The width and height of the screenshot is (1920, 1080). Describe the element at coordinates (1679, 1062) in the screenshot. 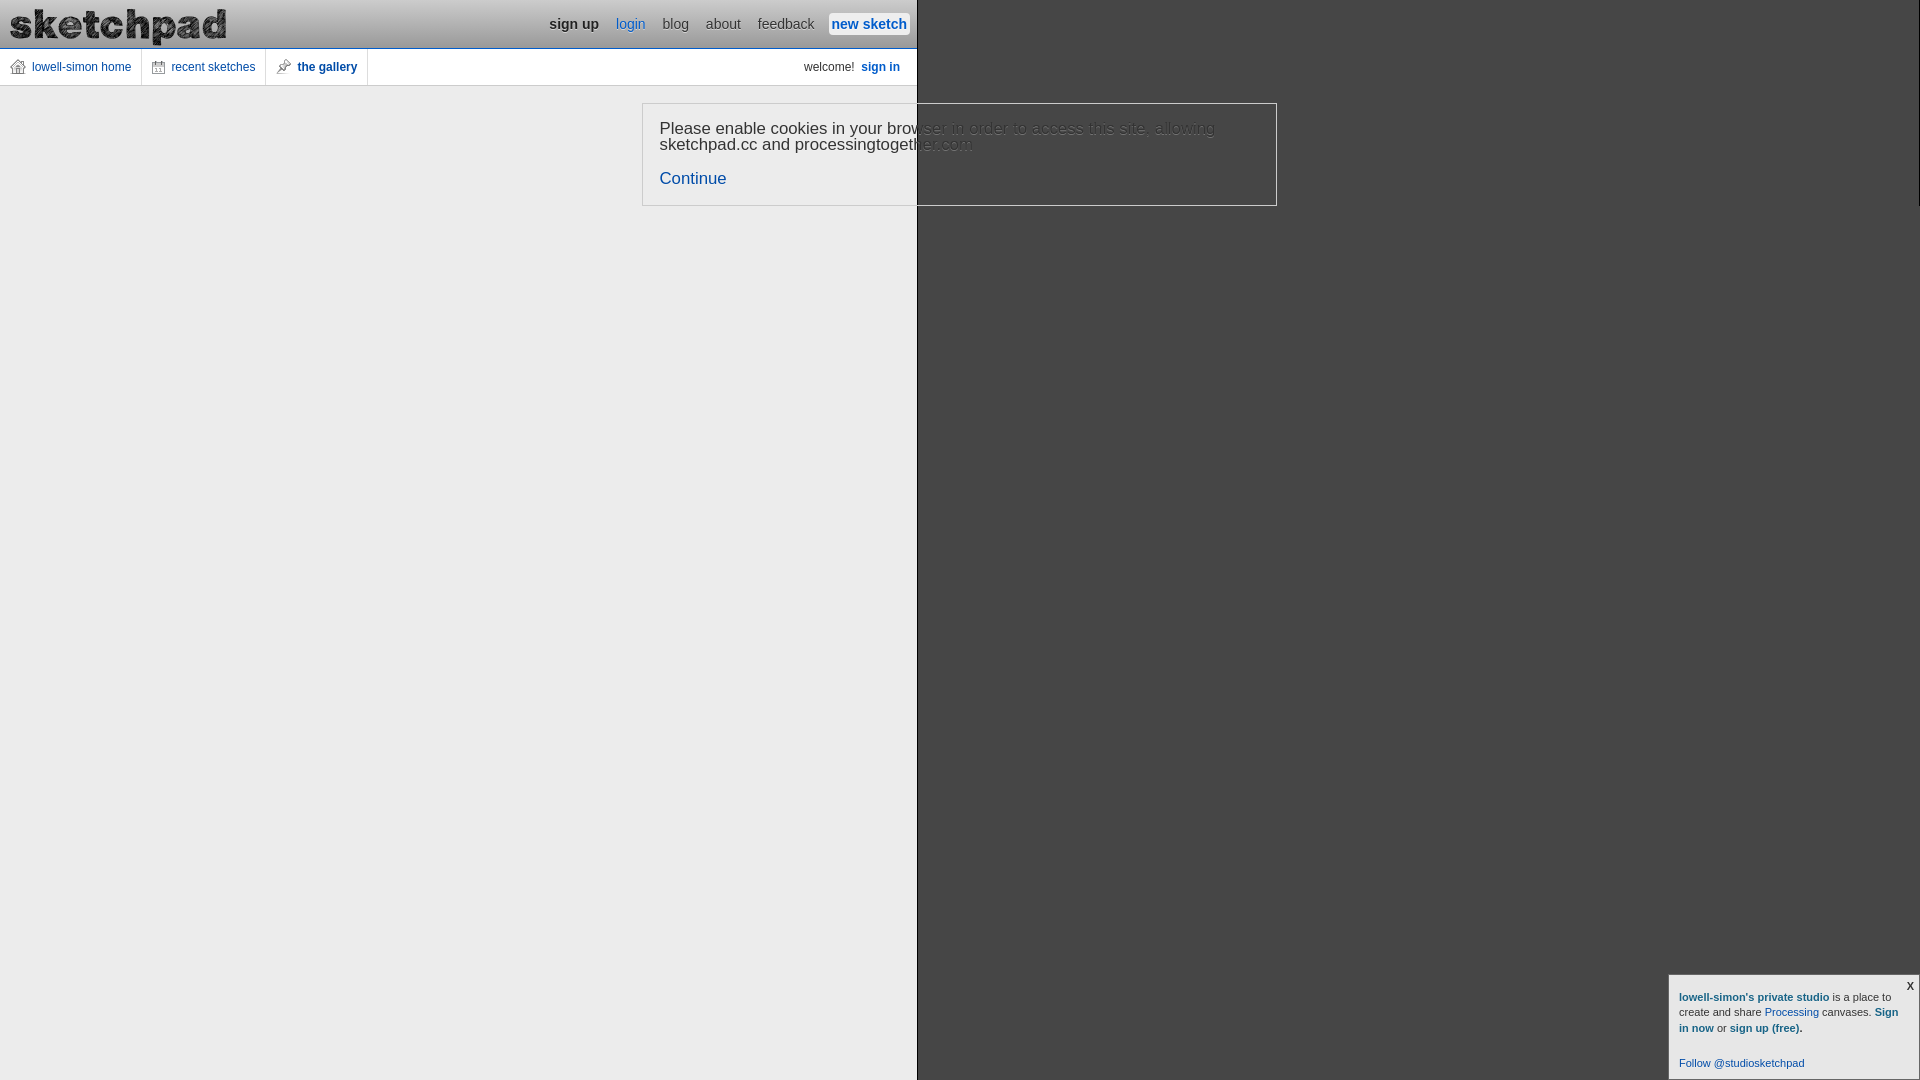

I see `'Follow @studiosketchpad'` at that location.